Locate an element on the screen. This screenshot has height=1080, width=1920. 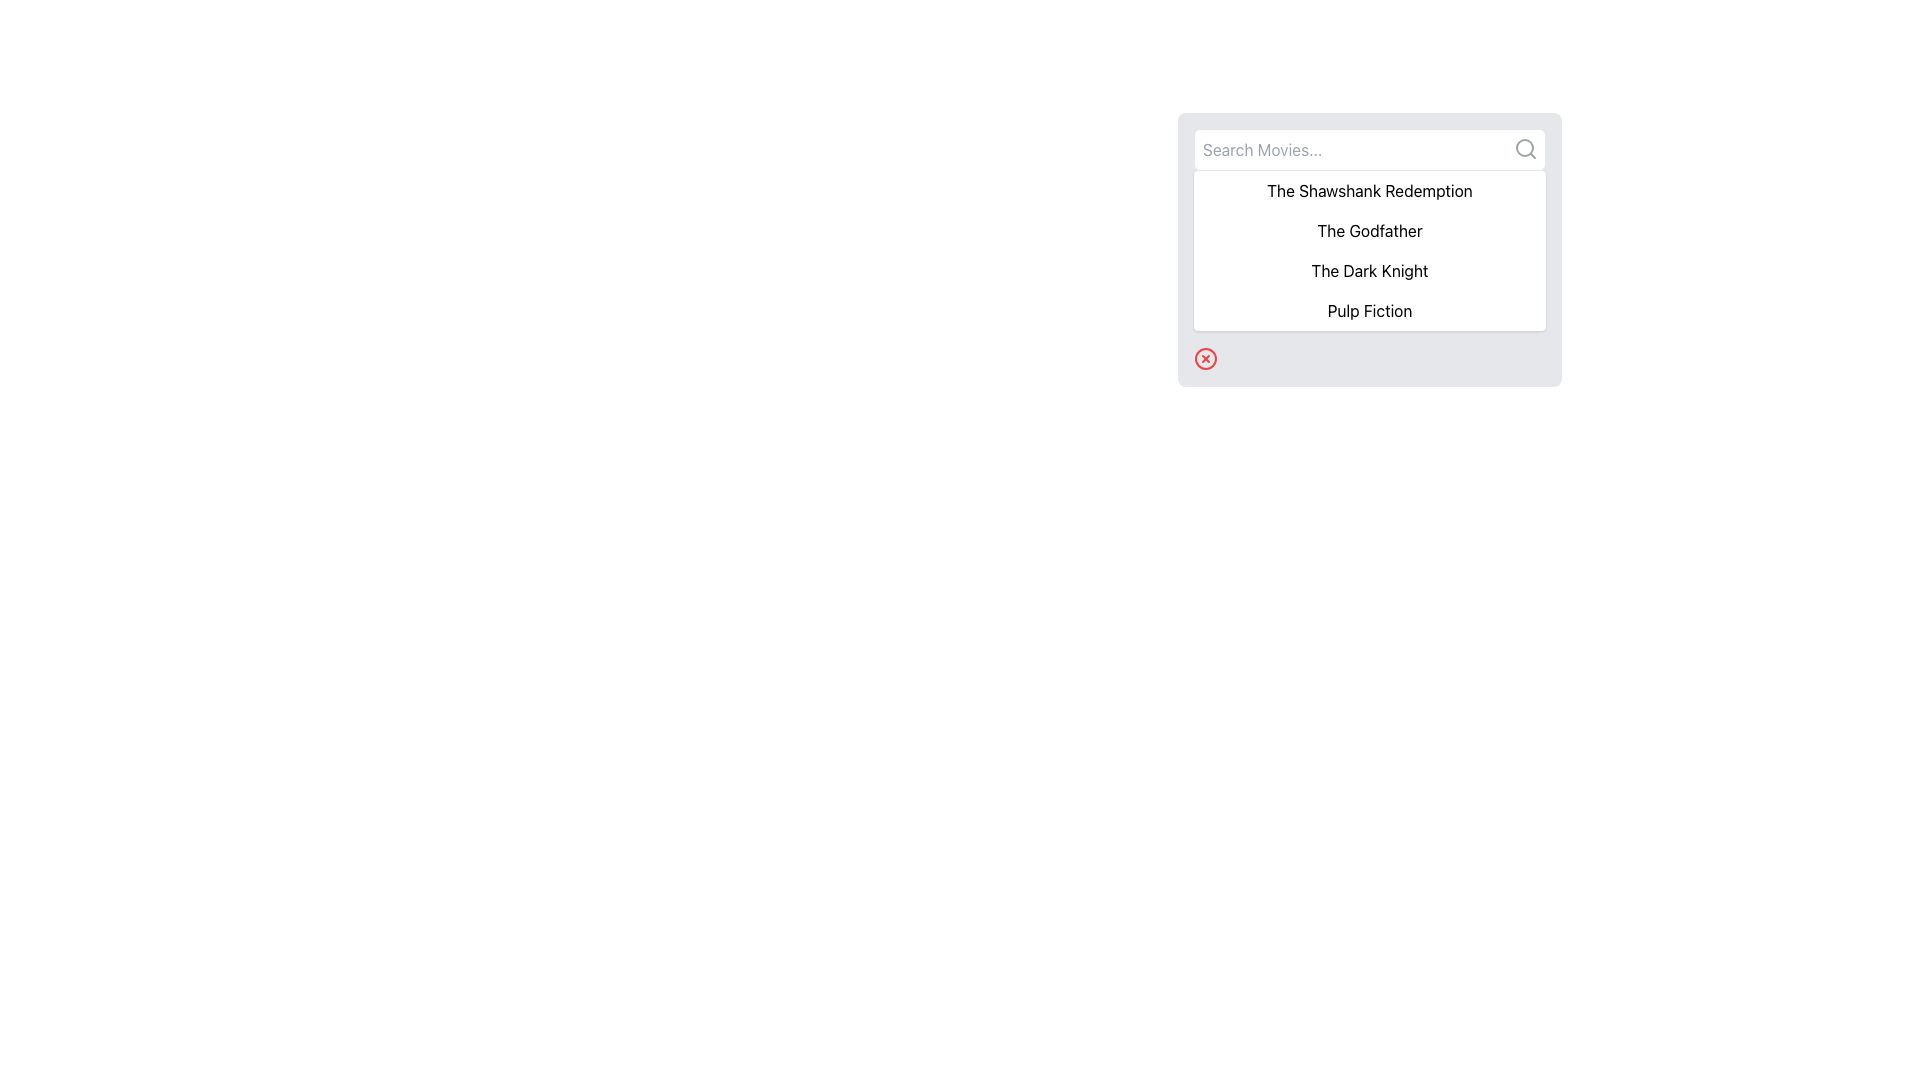
the list item displaying 'The Godfather' in bold style is located at coordinates (1368, 230).